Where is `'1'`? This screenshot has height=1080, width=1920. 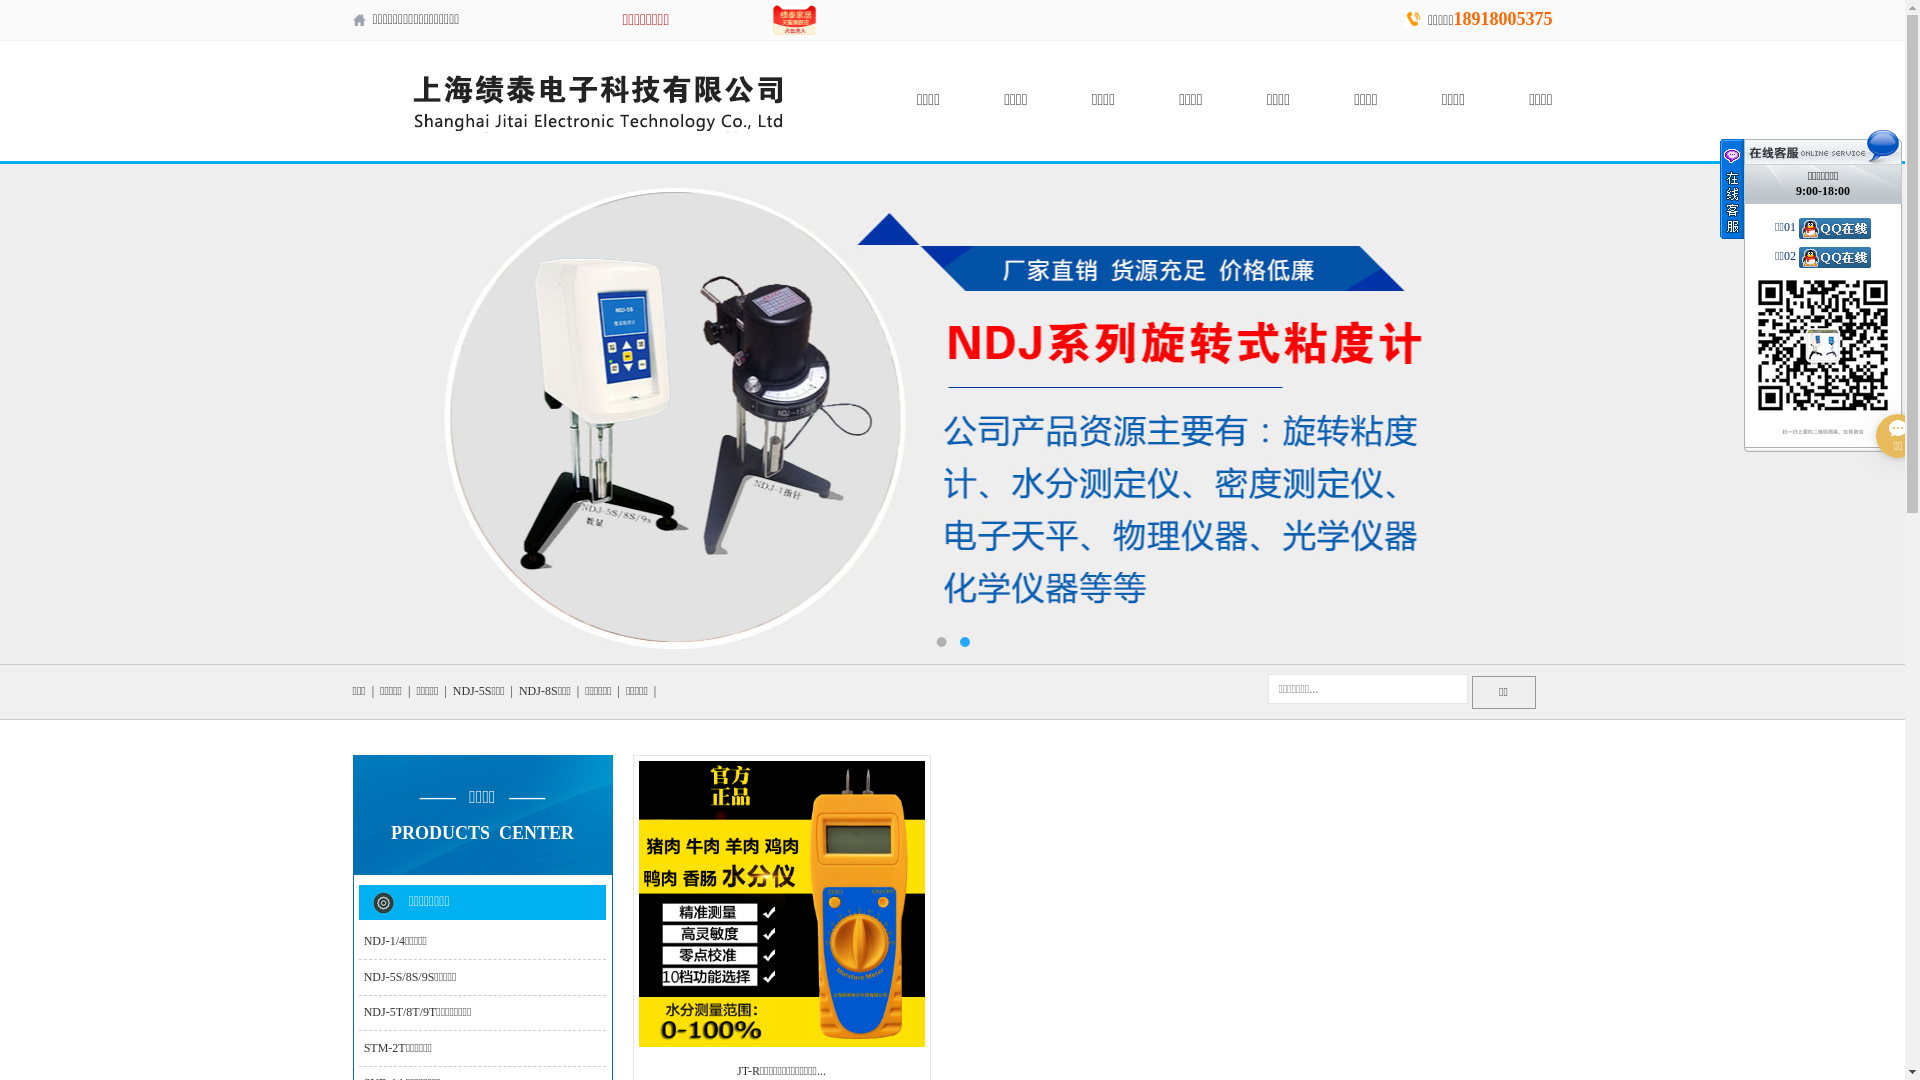 '1' is located at coordinates (939, 641).